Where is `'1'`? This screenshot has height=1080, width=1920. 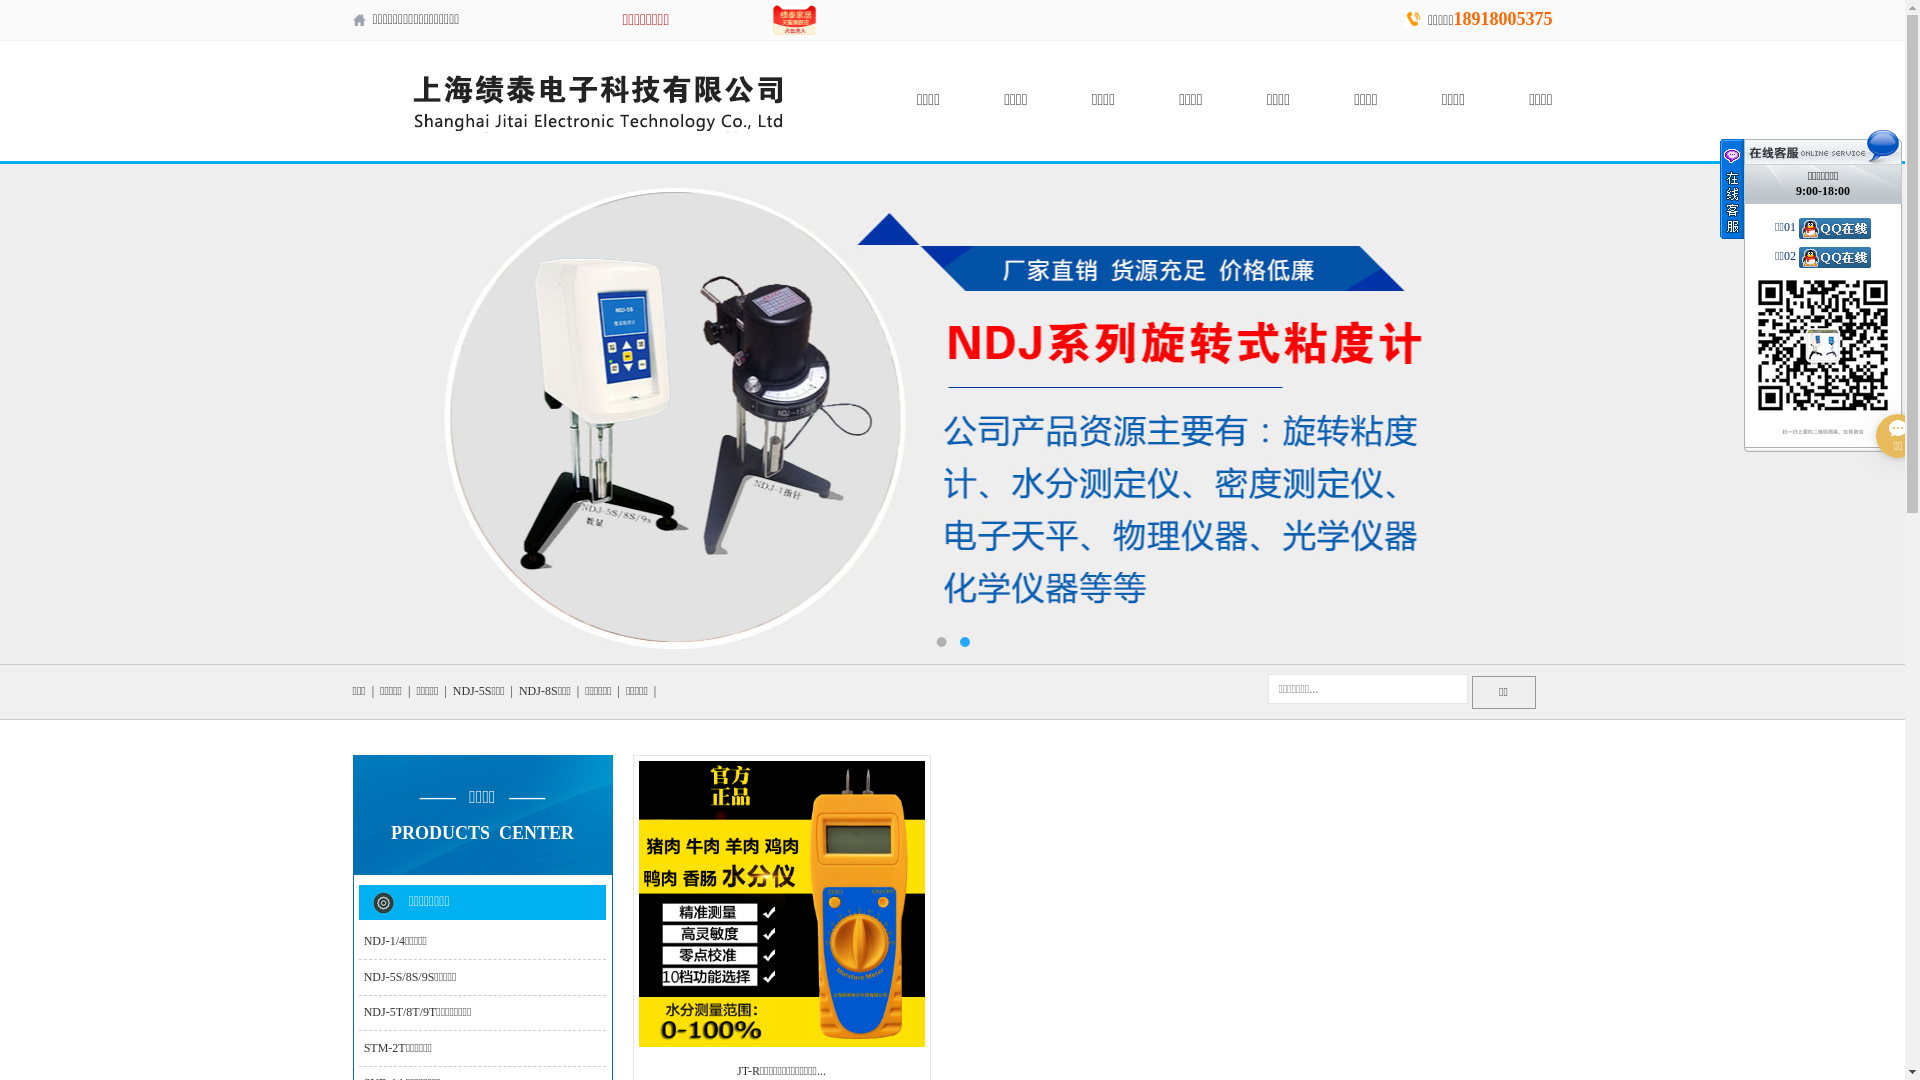 '1' is located at coordinates (939, 641).